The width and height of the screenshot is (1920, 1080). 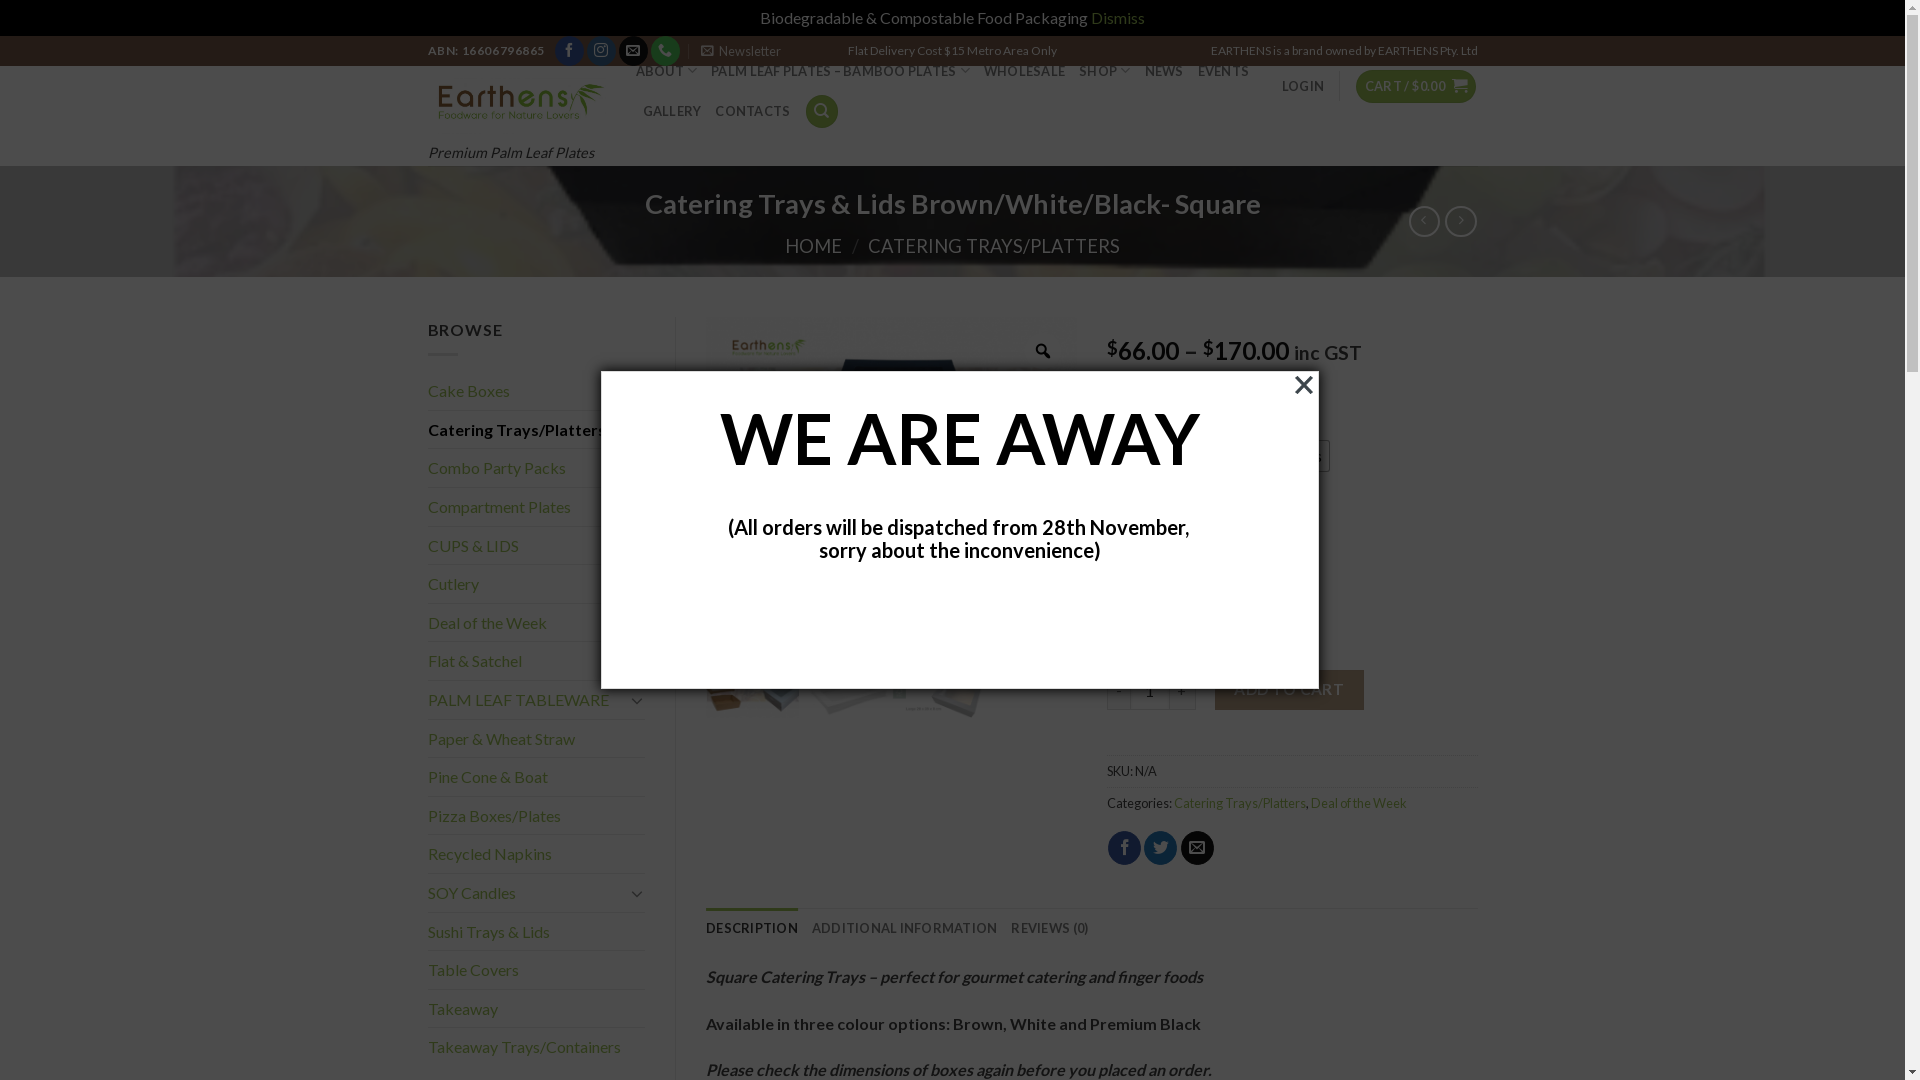 What do you see at coordinates (1103, 69) in the screenshot?
I see `'SHOP'` at bounding box center [1103, 69].